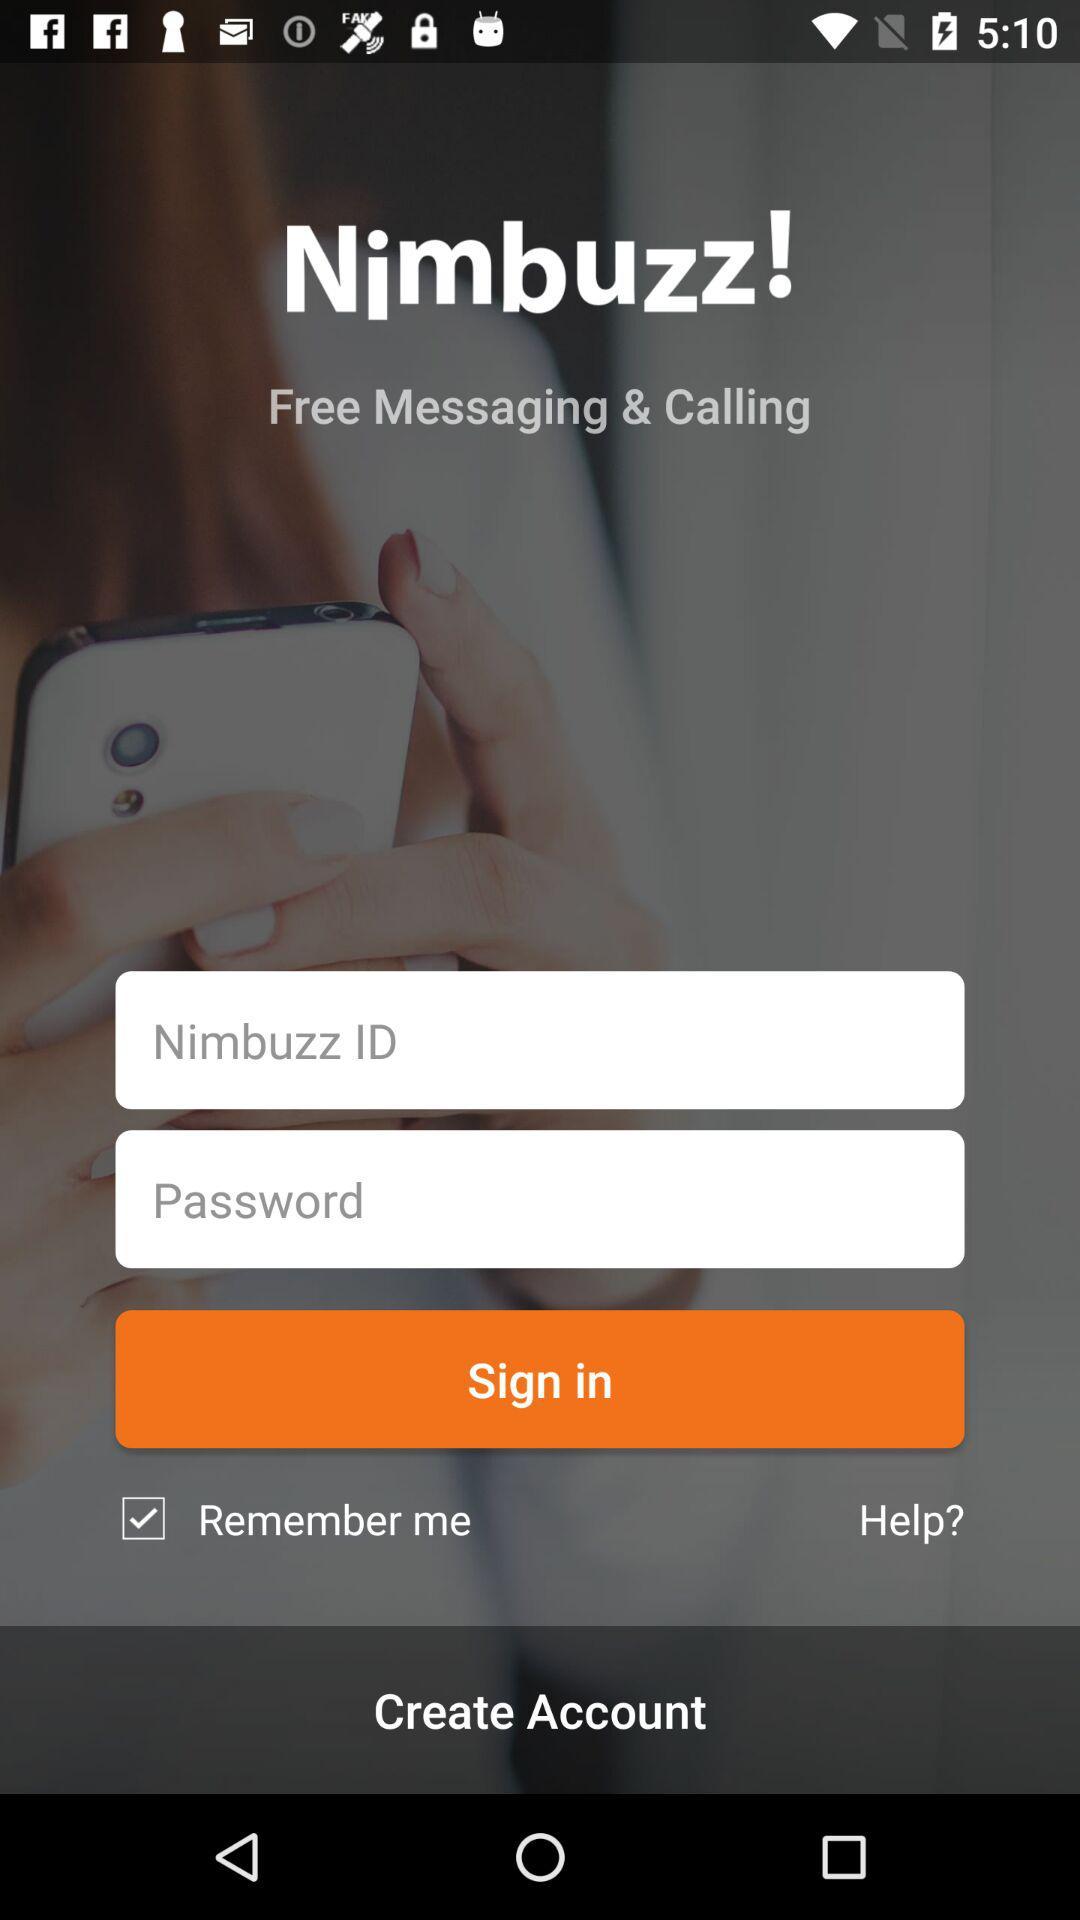 This screenshot has width=1080, height=1920. Describe the element at coordinates (540, 1040) in the screenshot. I see `nimbuzz id` at that location.